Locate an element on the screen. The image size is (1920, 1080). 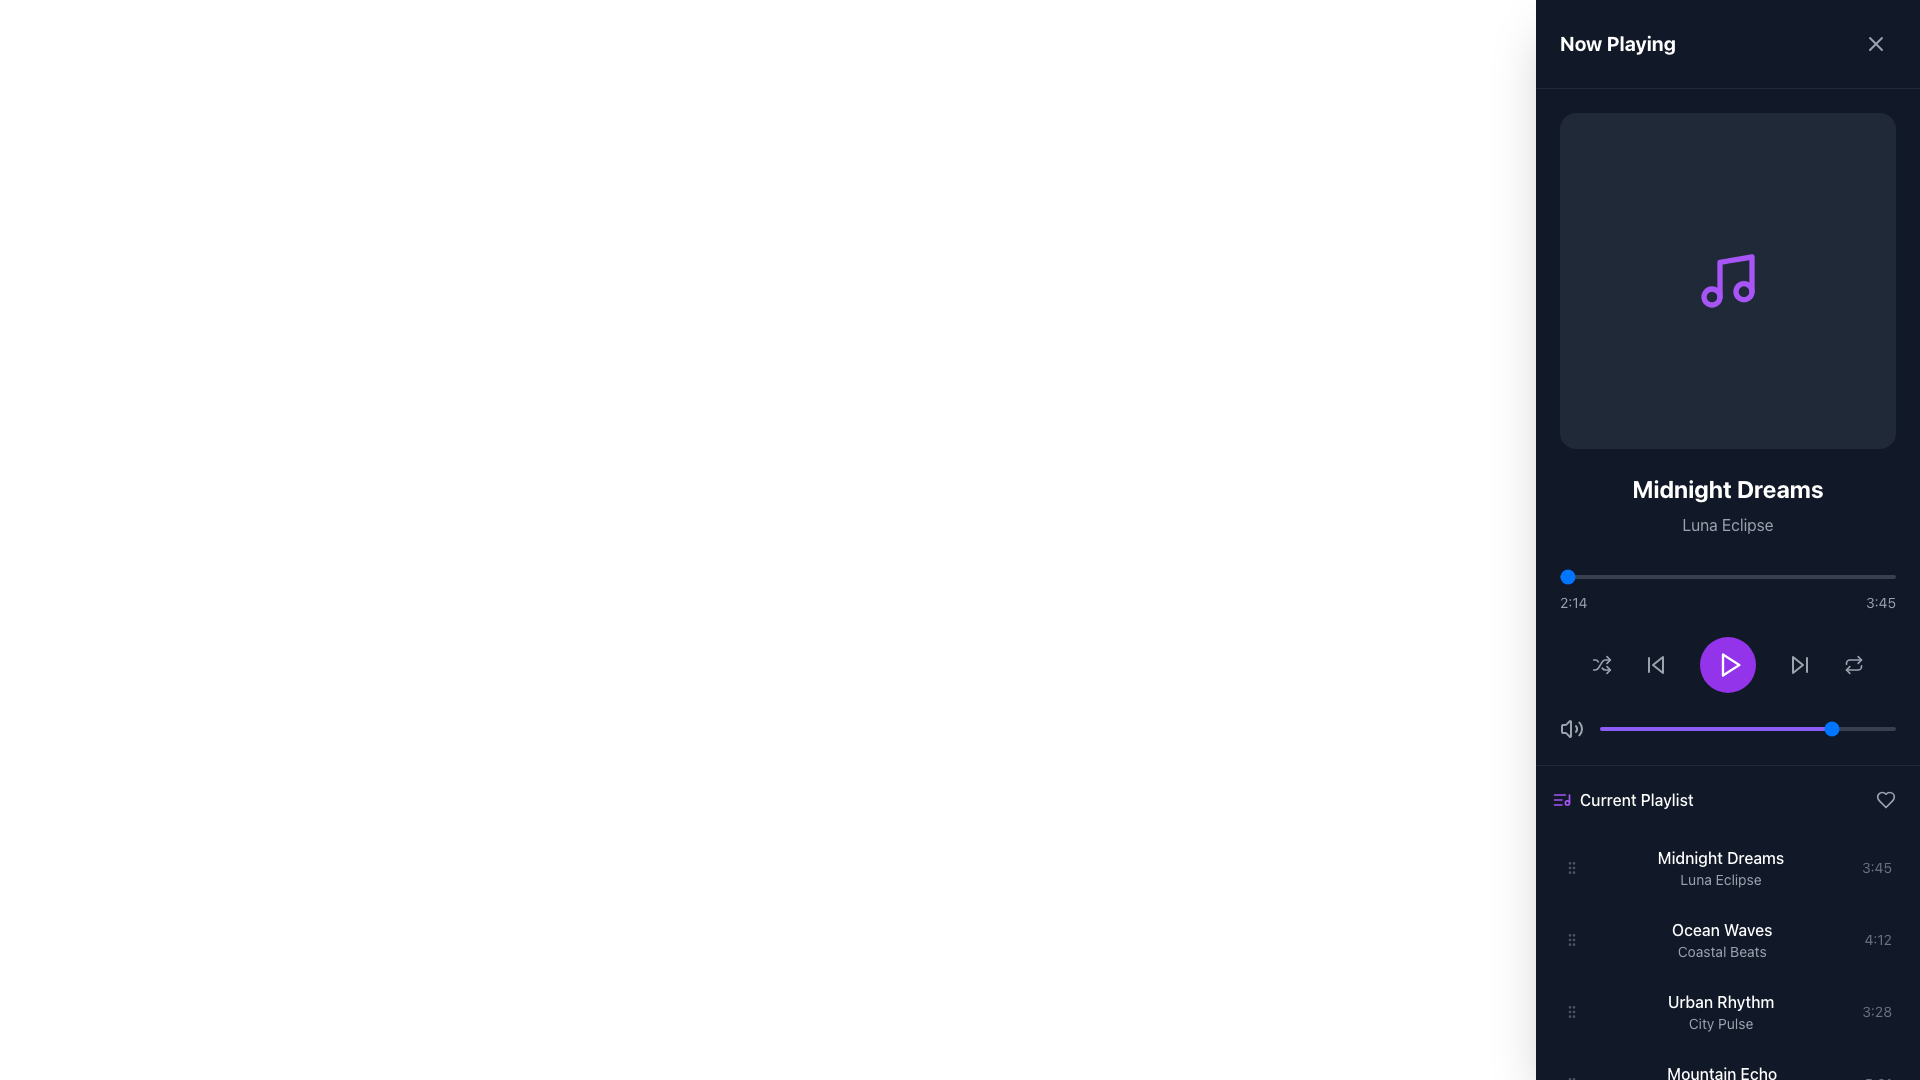
the next button, represented by a right-pointing arrow within a triangular play-next icon, located at the bottom center of the audio control interface is located at coordinates (1800, 664).